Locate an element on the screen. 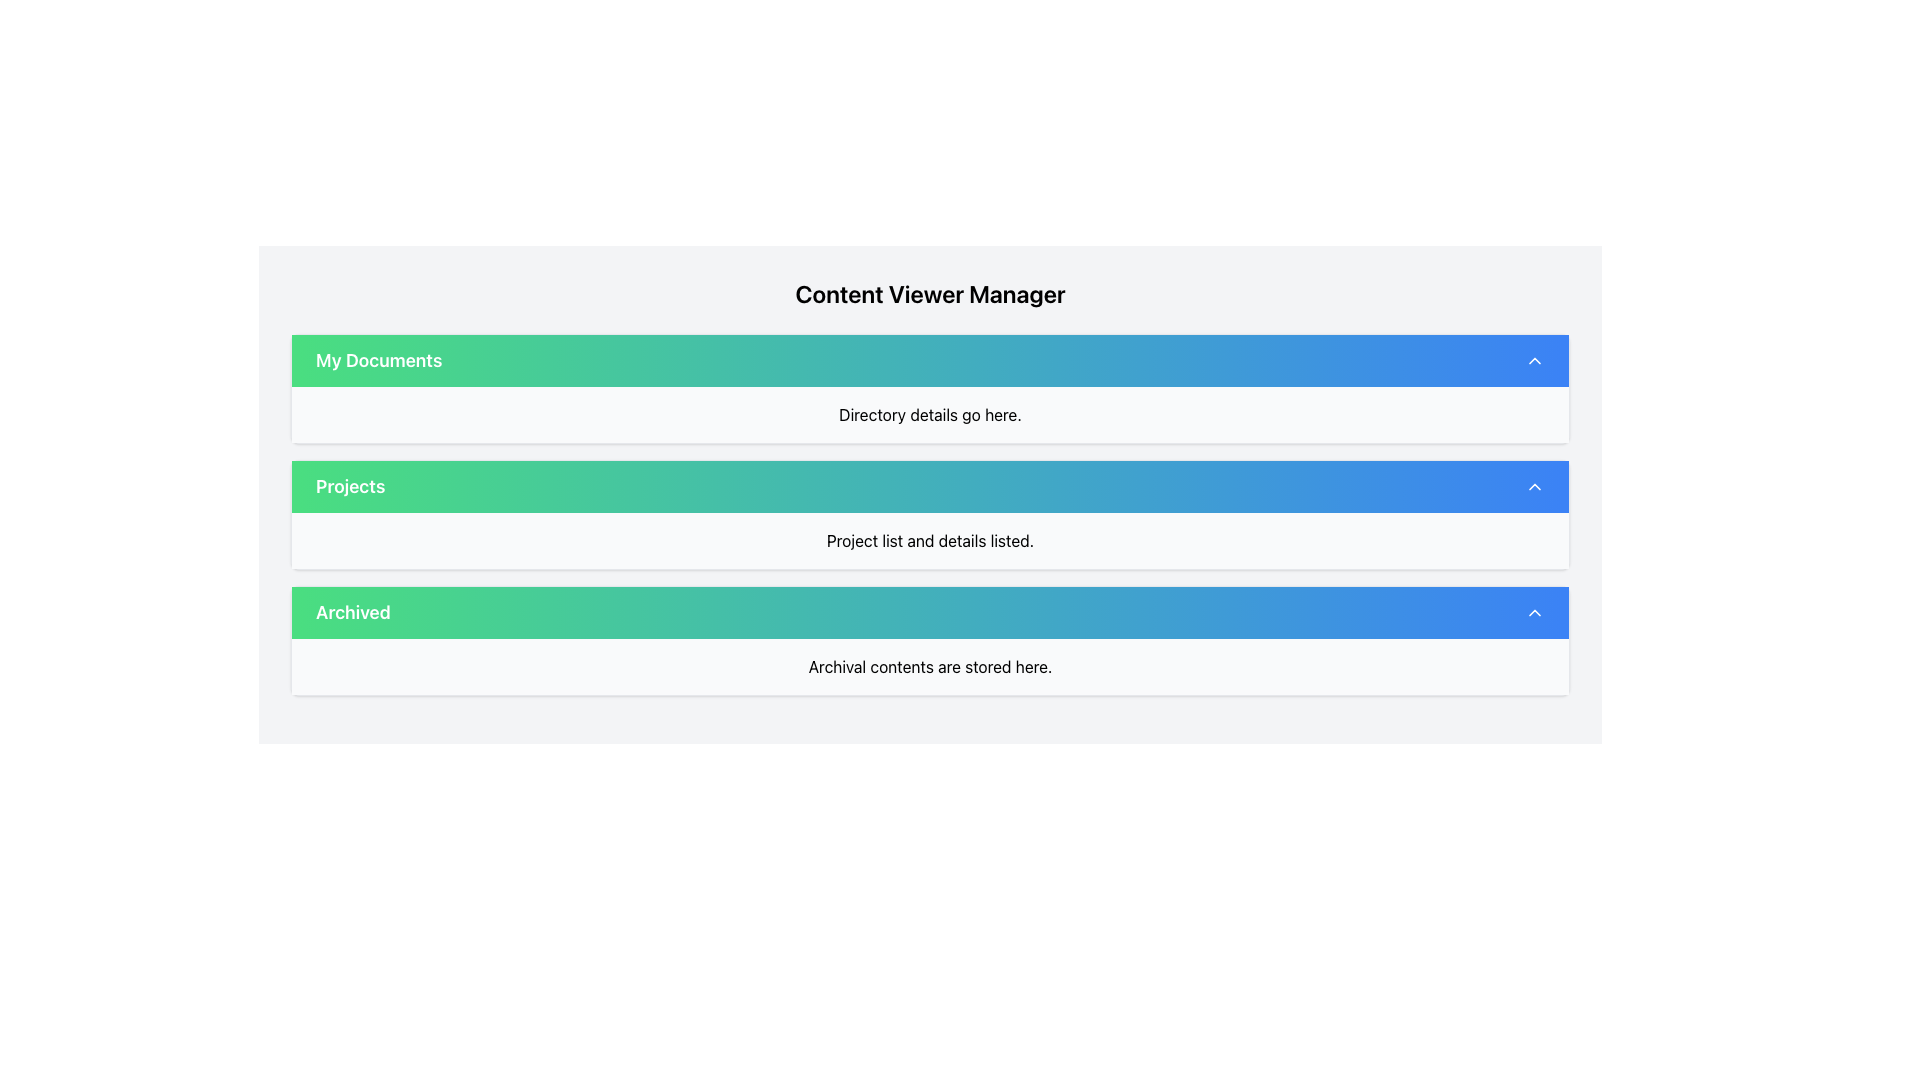 Image resolution: width=1920 pixels, height=1080 pixels. the informational text section that contains the message 'Archival contents are stored here.' This section is located beneath the 'Archived' header and has a light gray background is located at coordinates (929, 667).